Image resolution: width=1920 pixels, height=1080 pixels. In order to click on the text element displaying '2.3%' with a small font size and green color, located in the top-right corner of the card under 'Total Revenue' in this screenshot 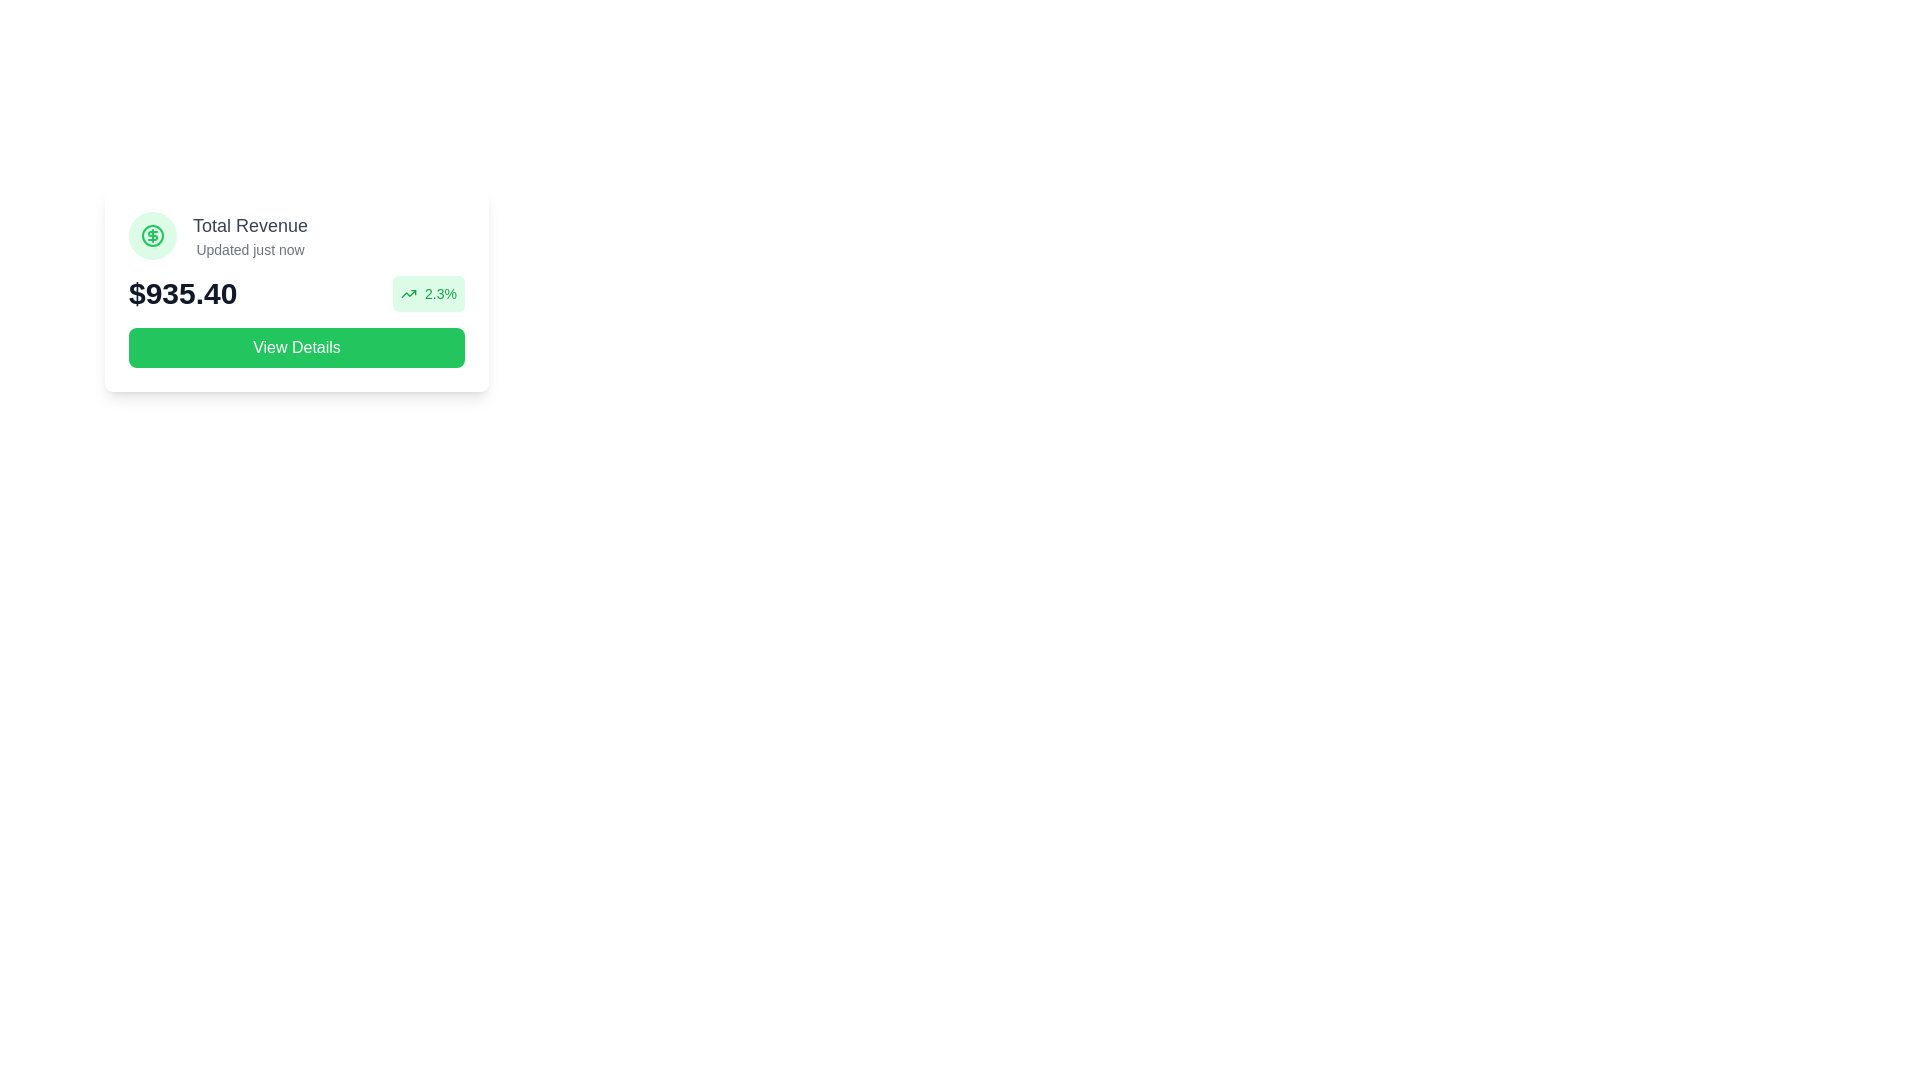, I will do `click(440, 293)`.